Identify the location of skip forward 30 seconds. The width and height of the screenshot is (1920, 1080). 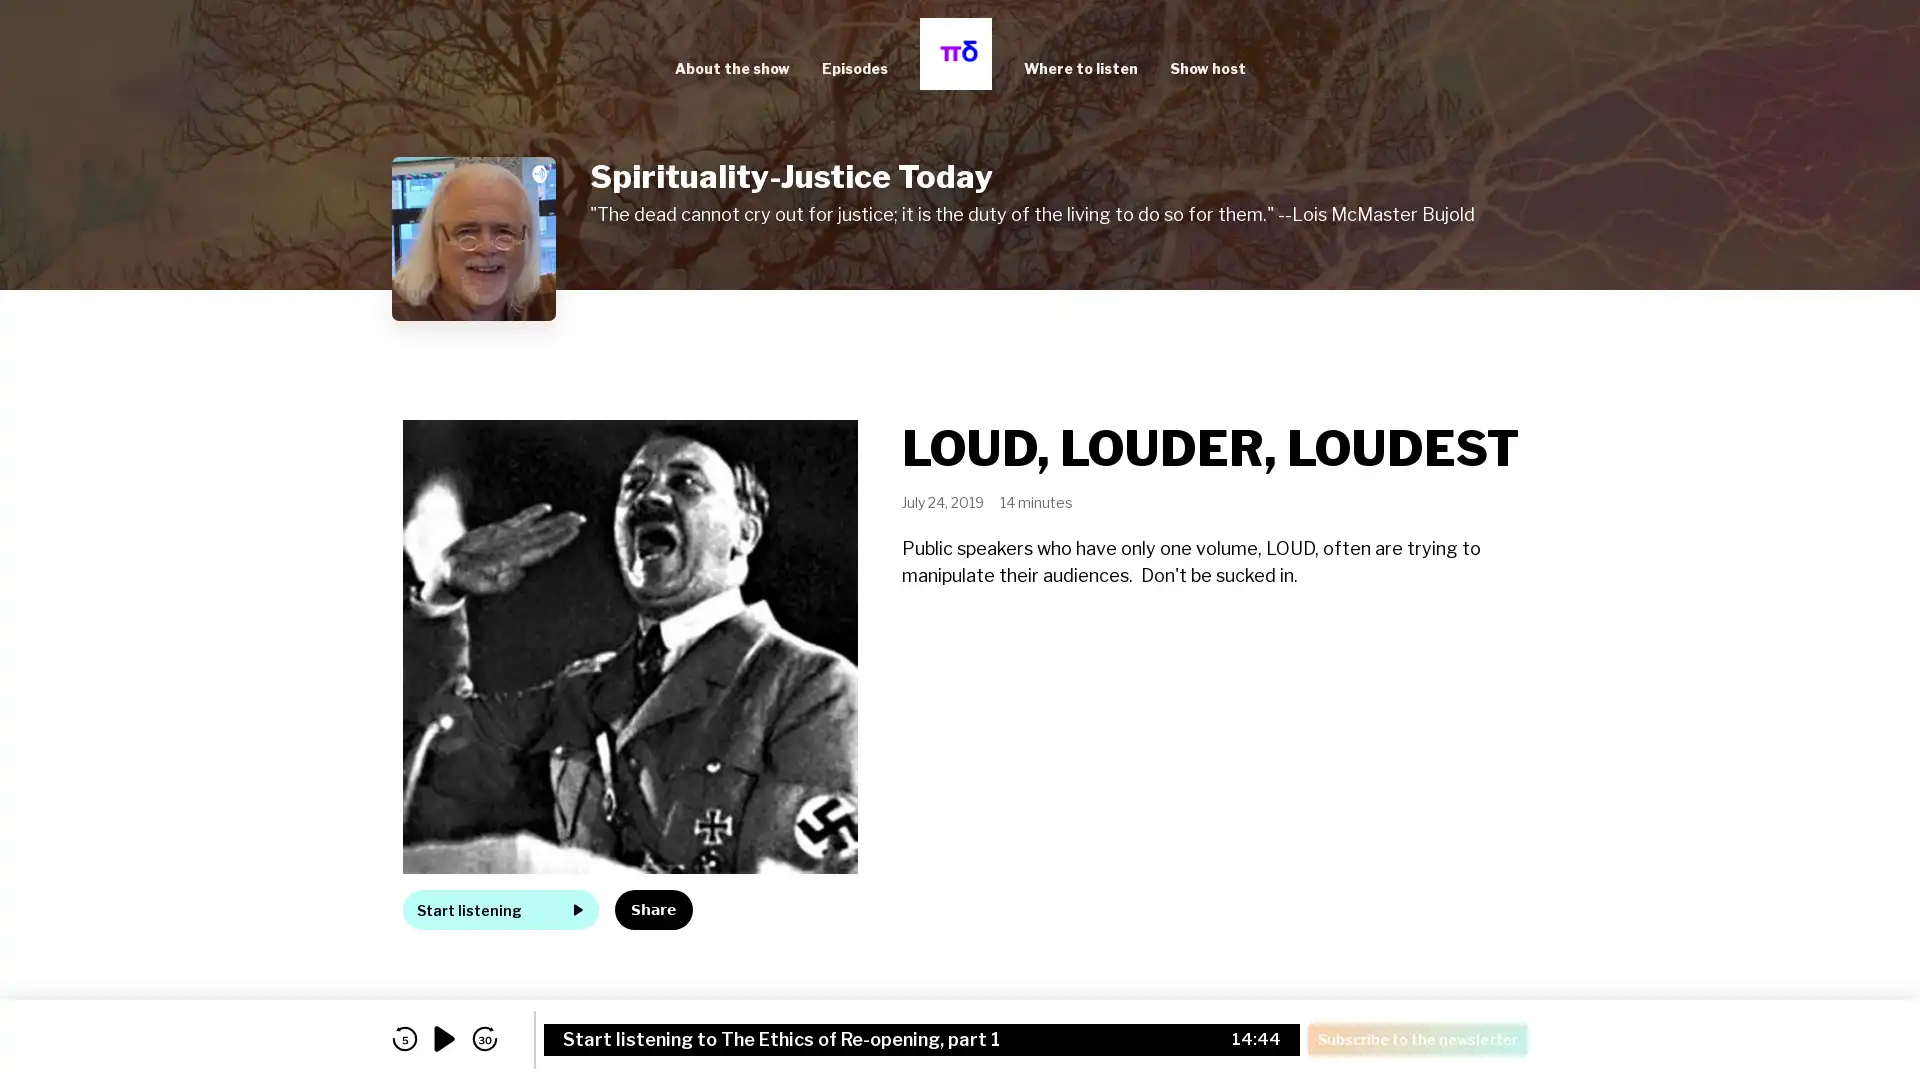
(484, 1038).